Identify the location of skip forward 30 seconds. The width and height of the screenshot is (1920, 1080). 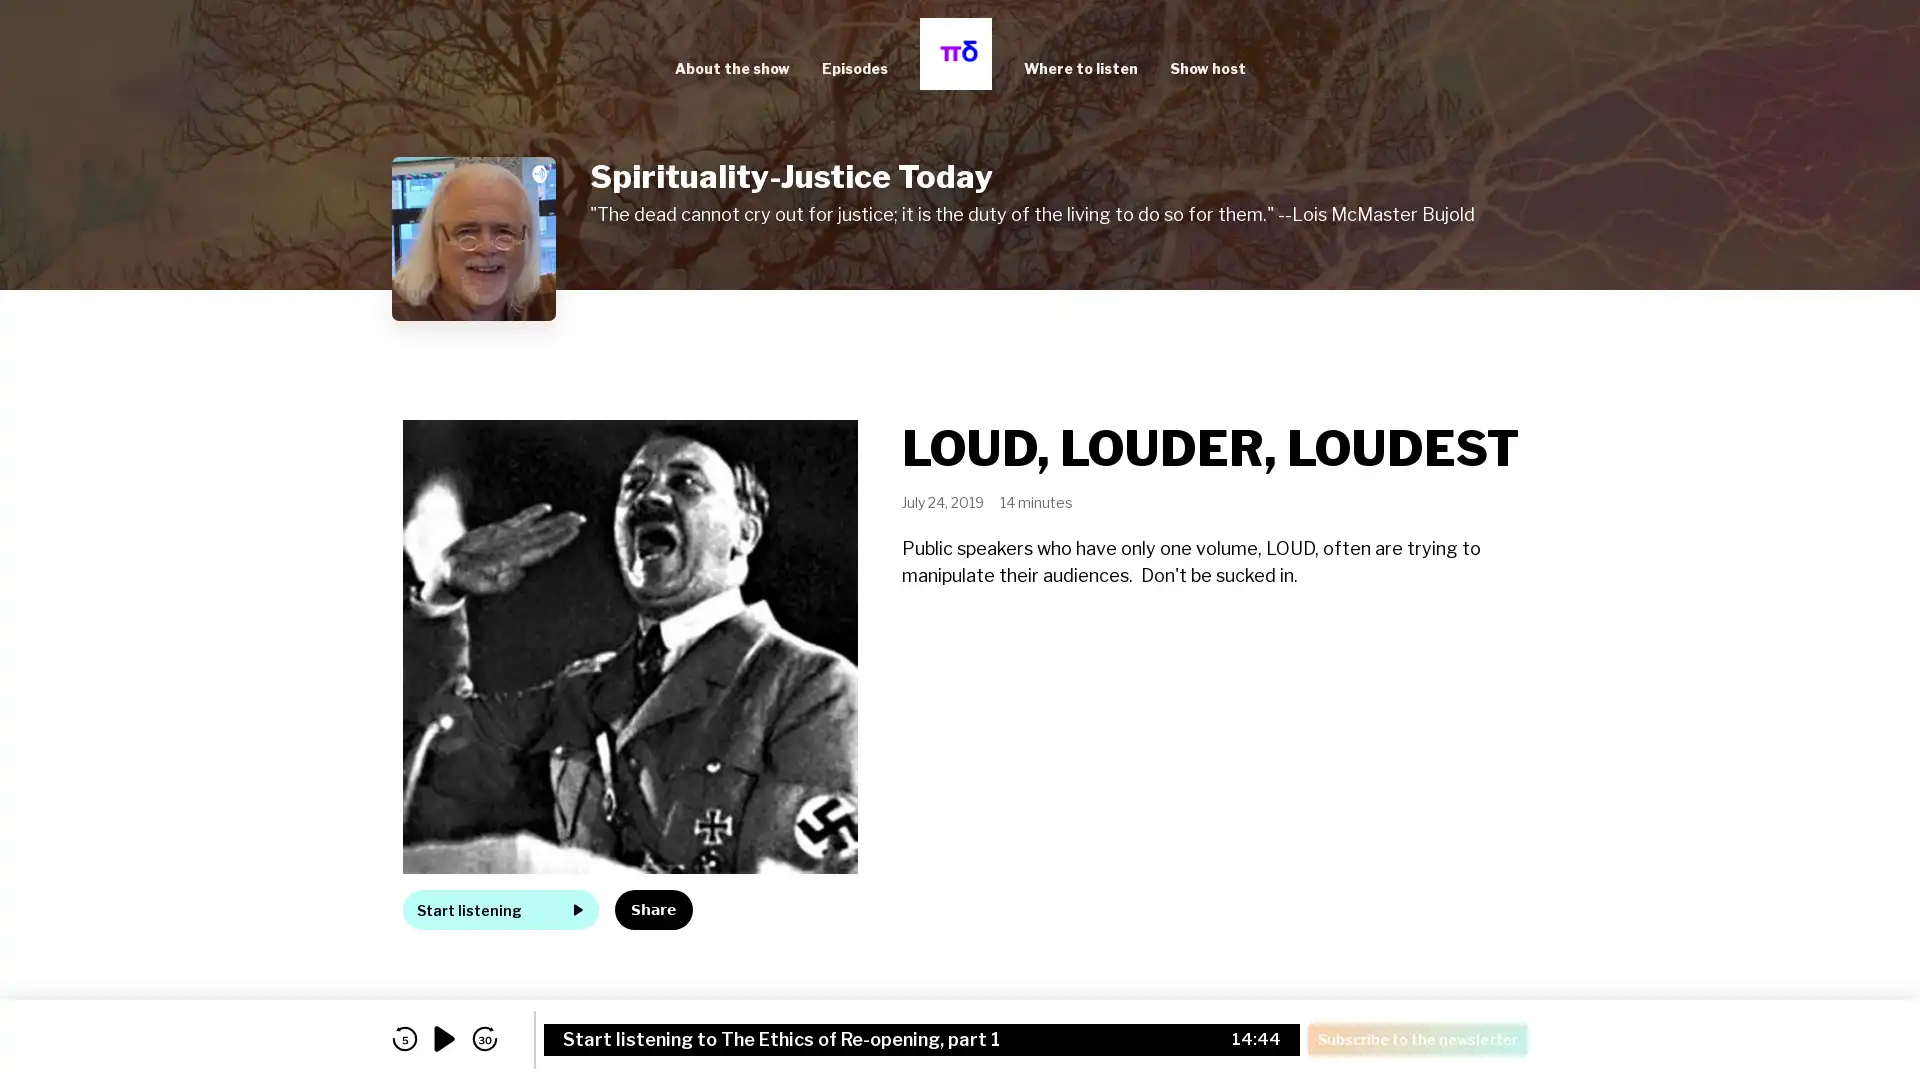
(484, 1038).